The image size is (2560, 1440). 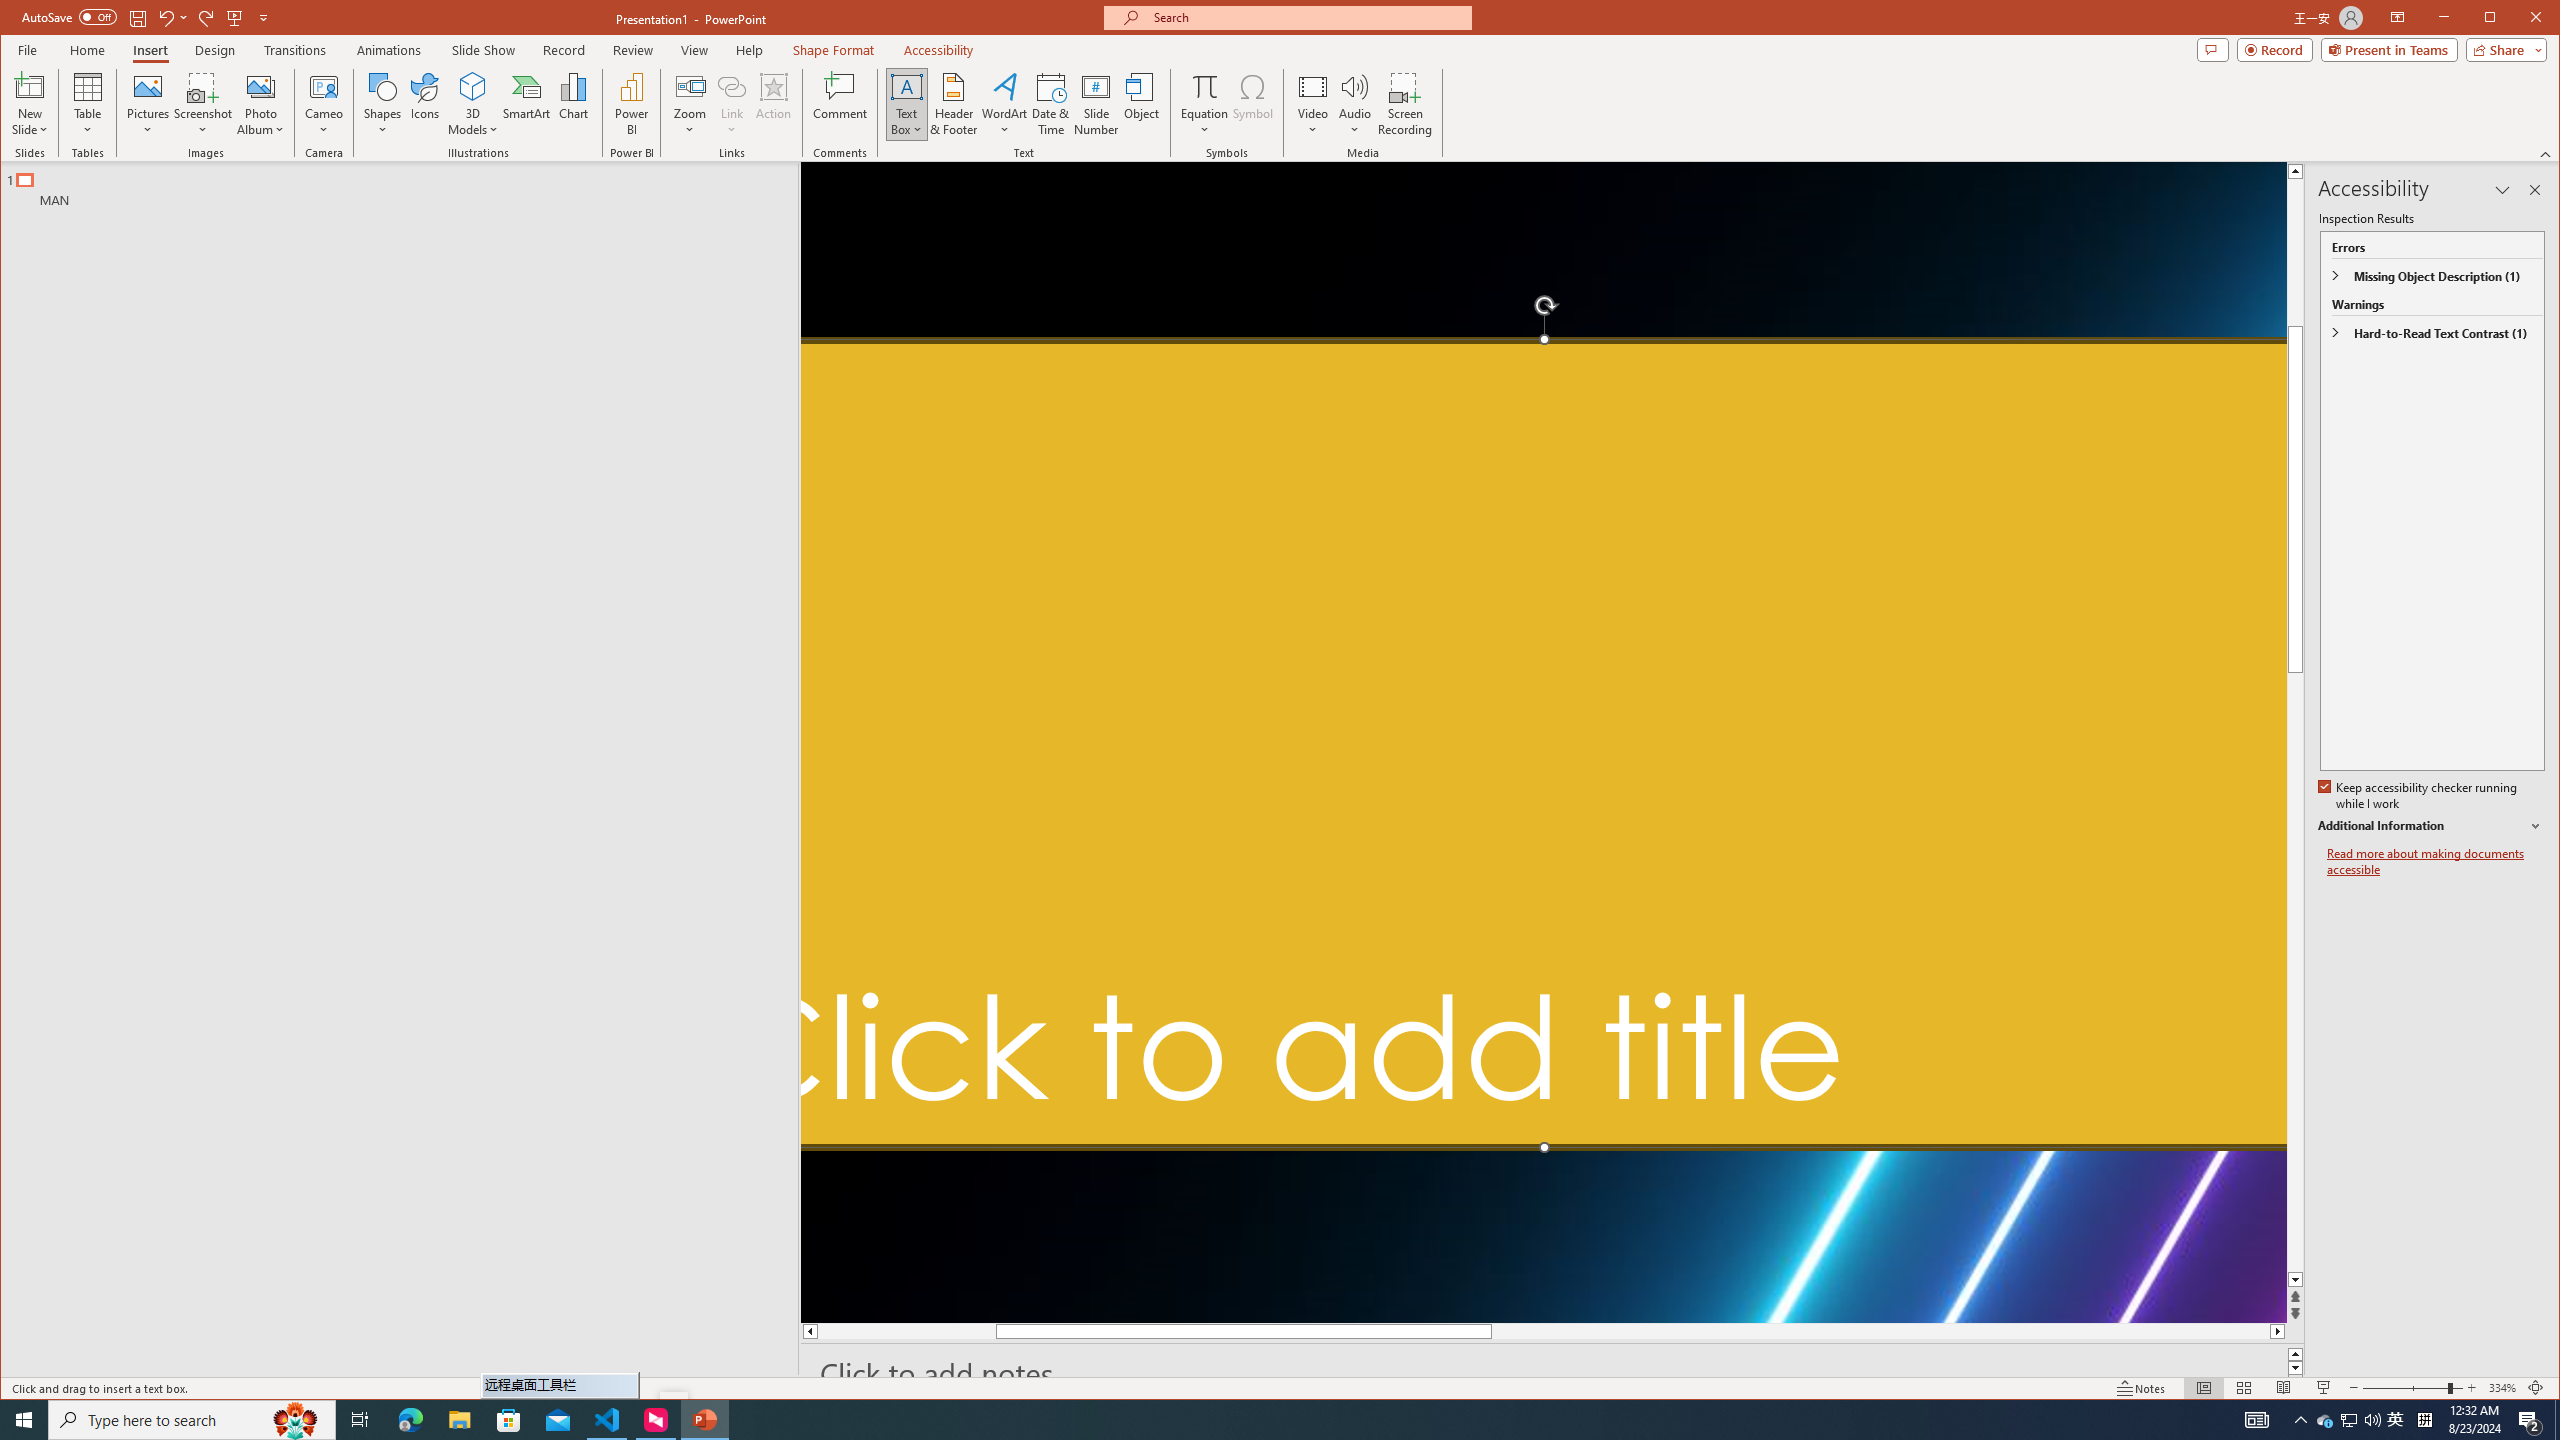 What do you see at coordinates (905, 85) in the screenshot?
I see `'Draw Horizontal Text Box'` at bounding box center [905, 85].